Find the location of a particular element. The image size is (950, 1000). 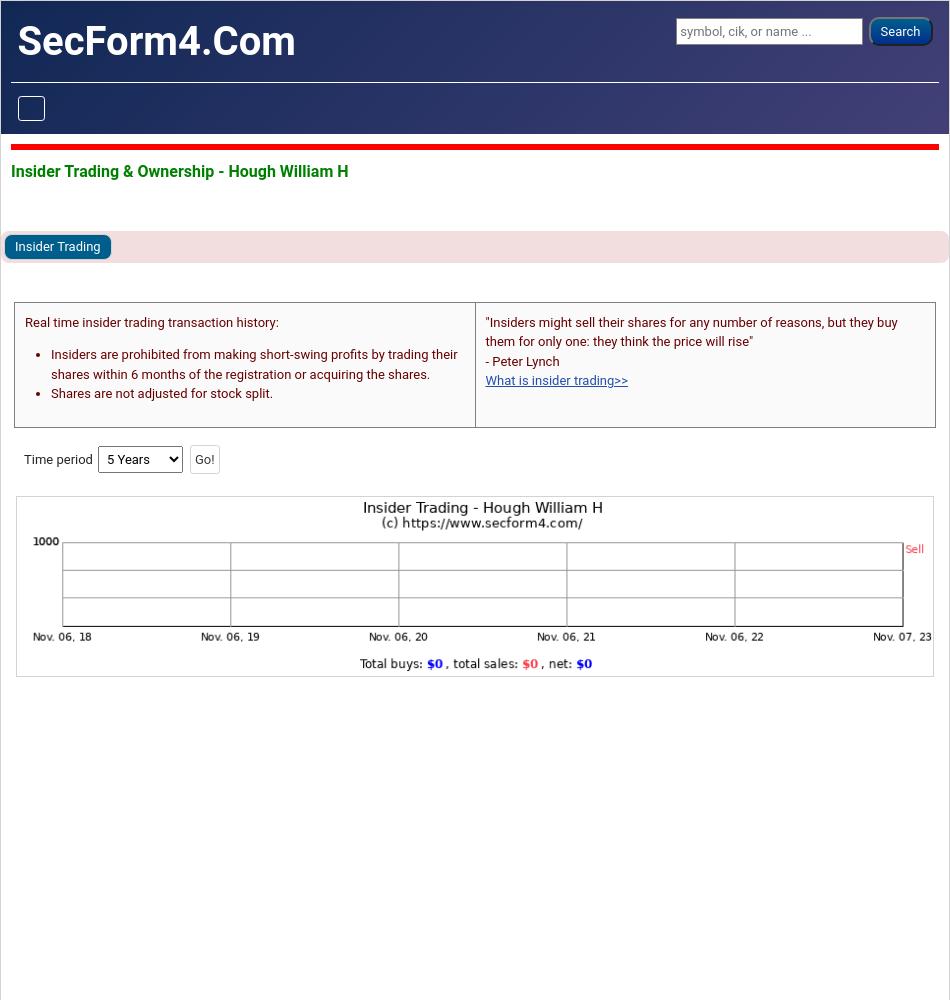

'"Insiders might sell their shares for any number of reasons, but they buy them for only one: they think the price will rise"' is located at coordinates (691, 330).